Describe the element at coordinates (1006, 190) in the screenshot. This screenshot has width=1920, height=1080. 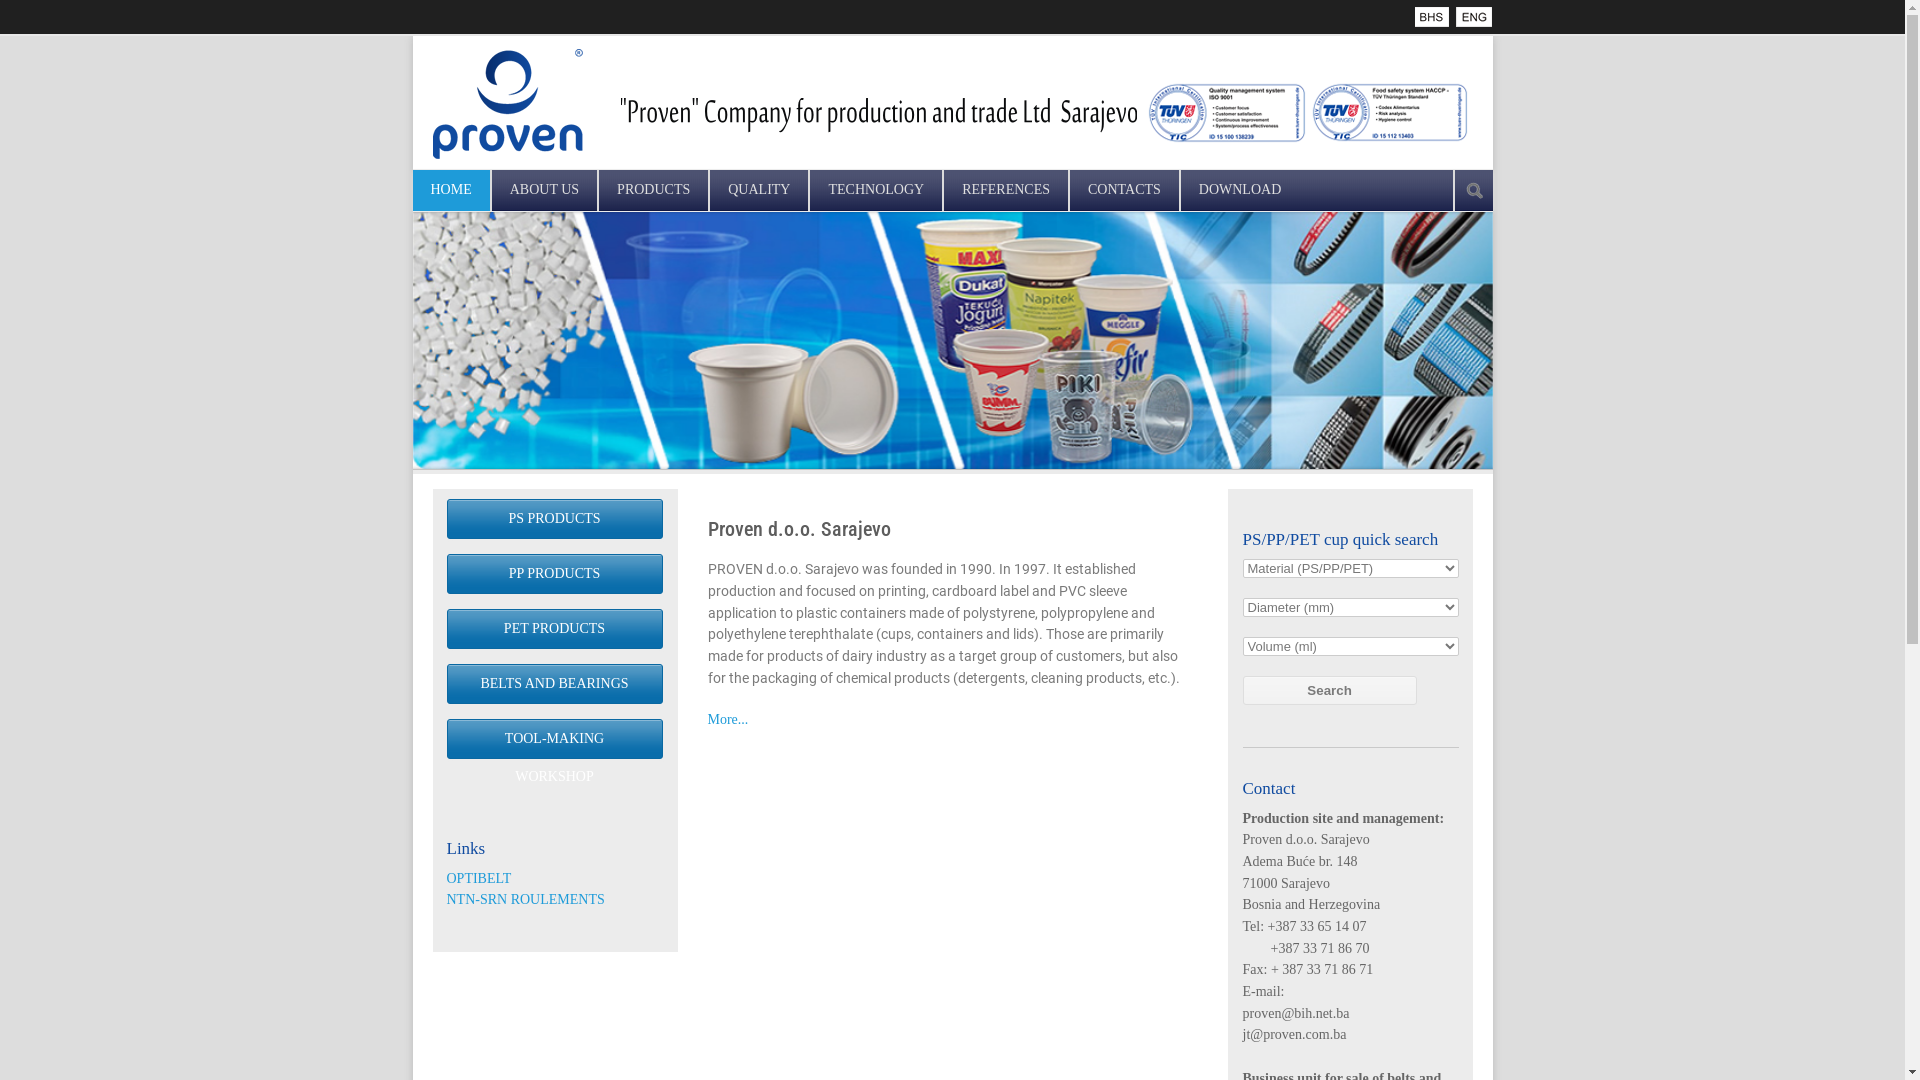
I see `'REFERENCES'` at that location.